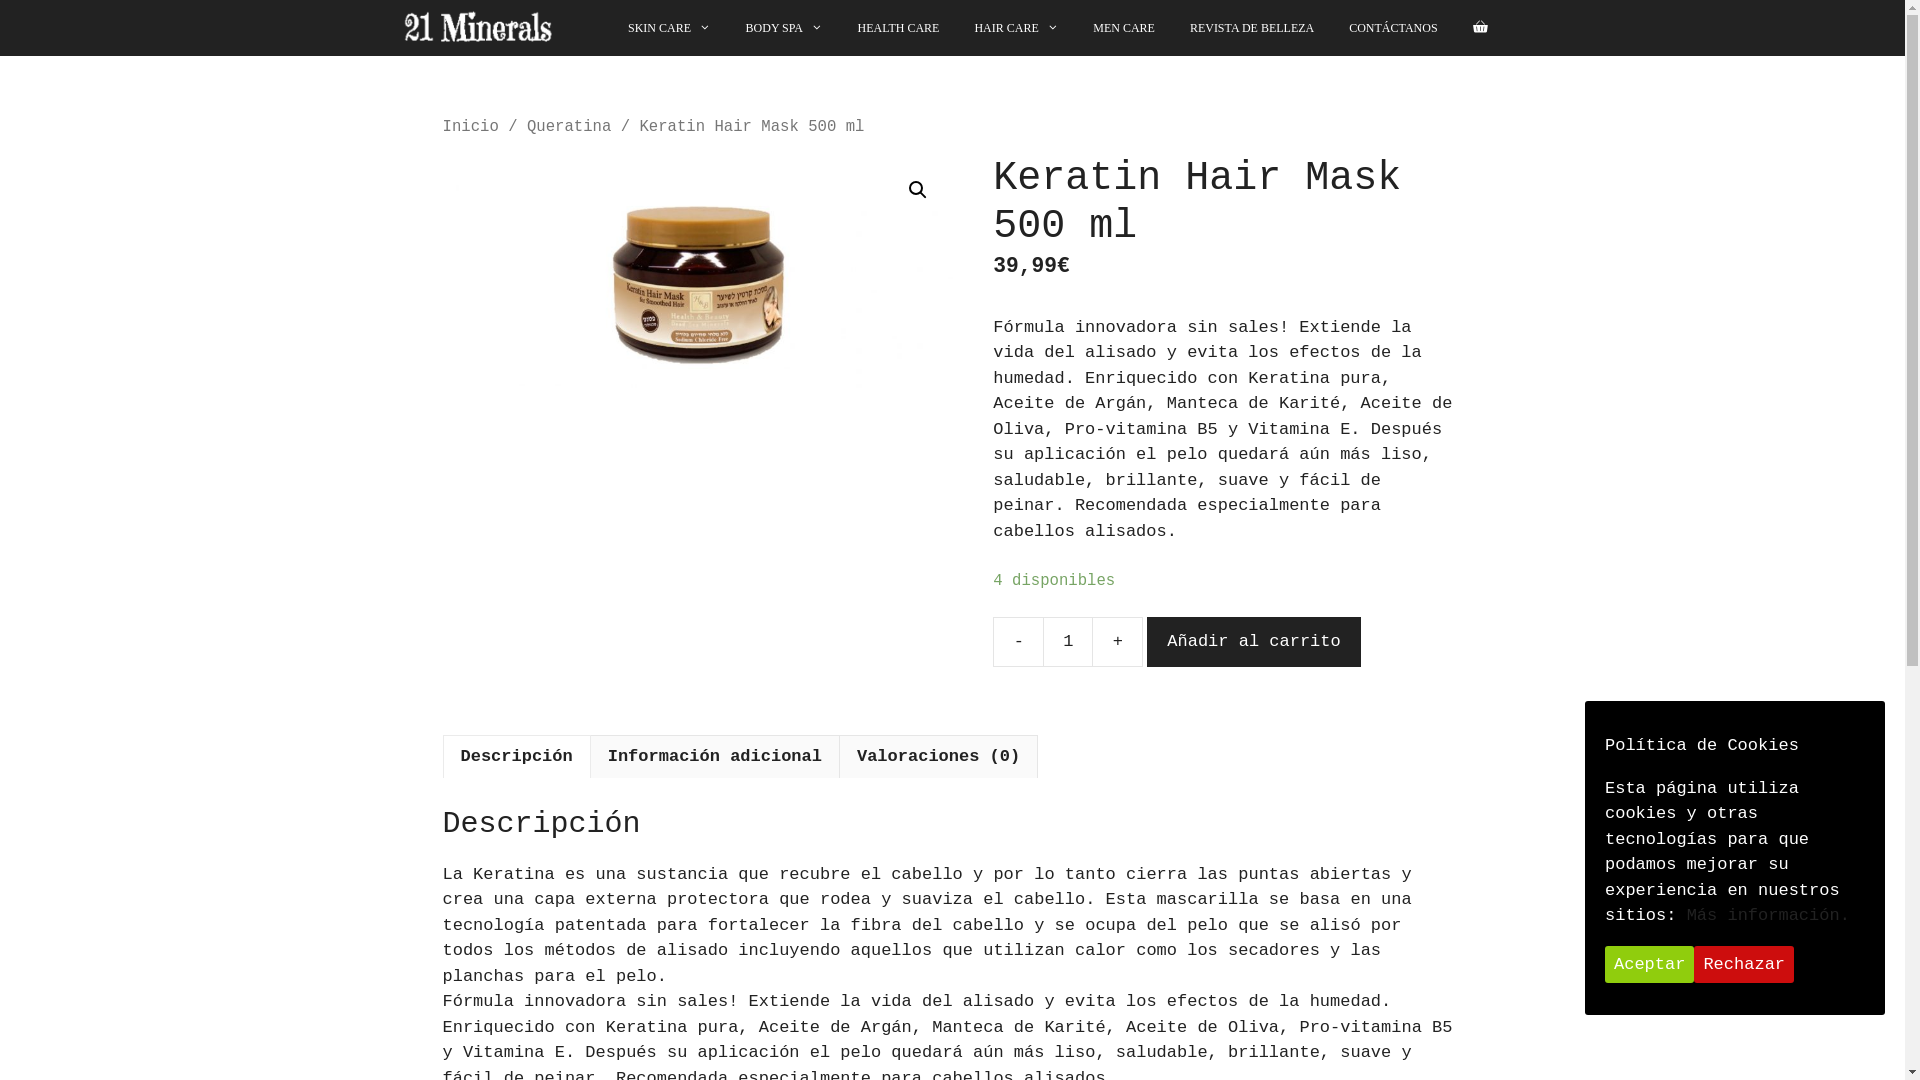 This screenshot has width=1920, height=1080. I want to click on 'HAIR CARE', so click(1016, 27).